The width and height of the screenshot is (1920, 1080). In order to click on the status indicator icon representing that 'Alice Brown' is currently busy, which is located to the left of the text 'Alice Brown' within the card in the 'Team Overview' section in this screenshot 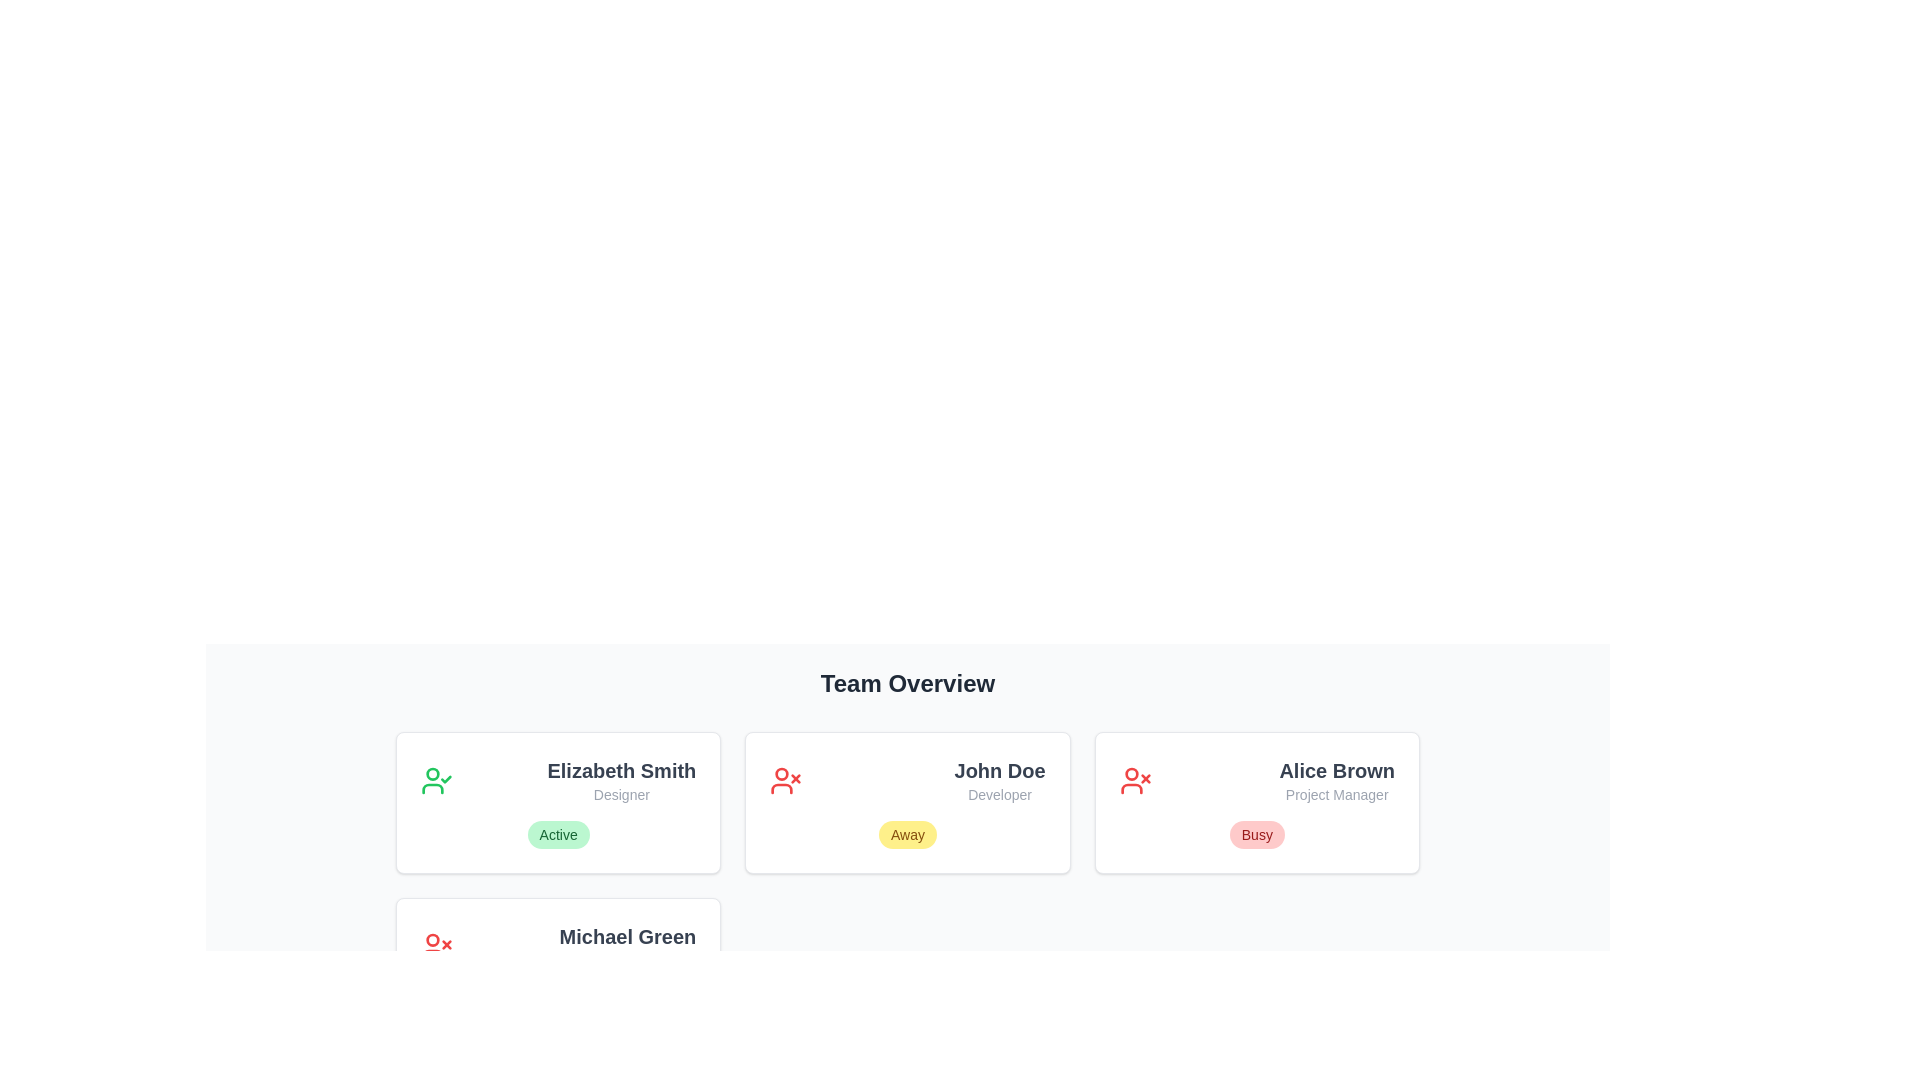, I will do `click(1135, 779)`.